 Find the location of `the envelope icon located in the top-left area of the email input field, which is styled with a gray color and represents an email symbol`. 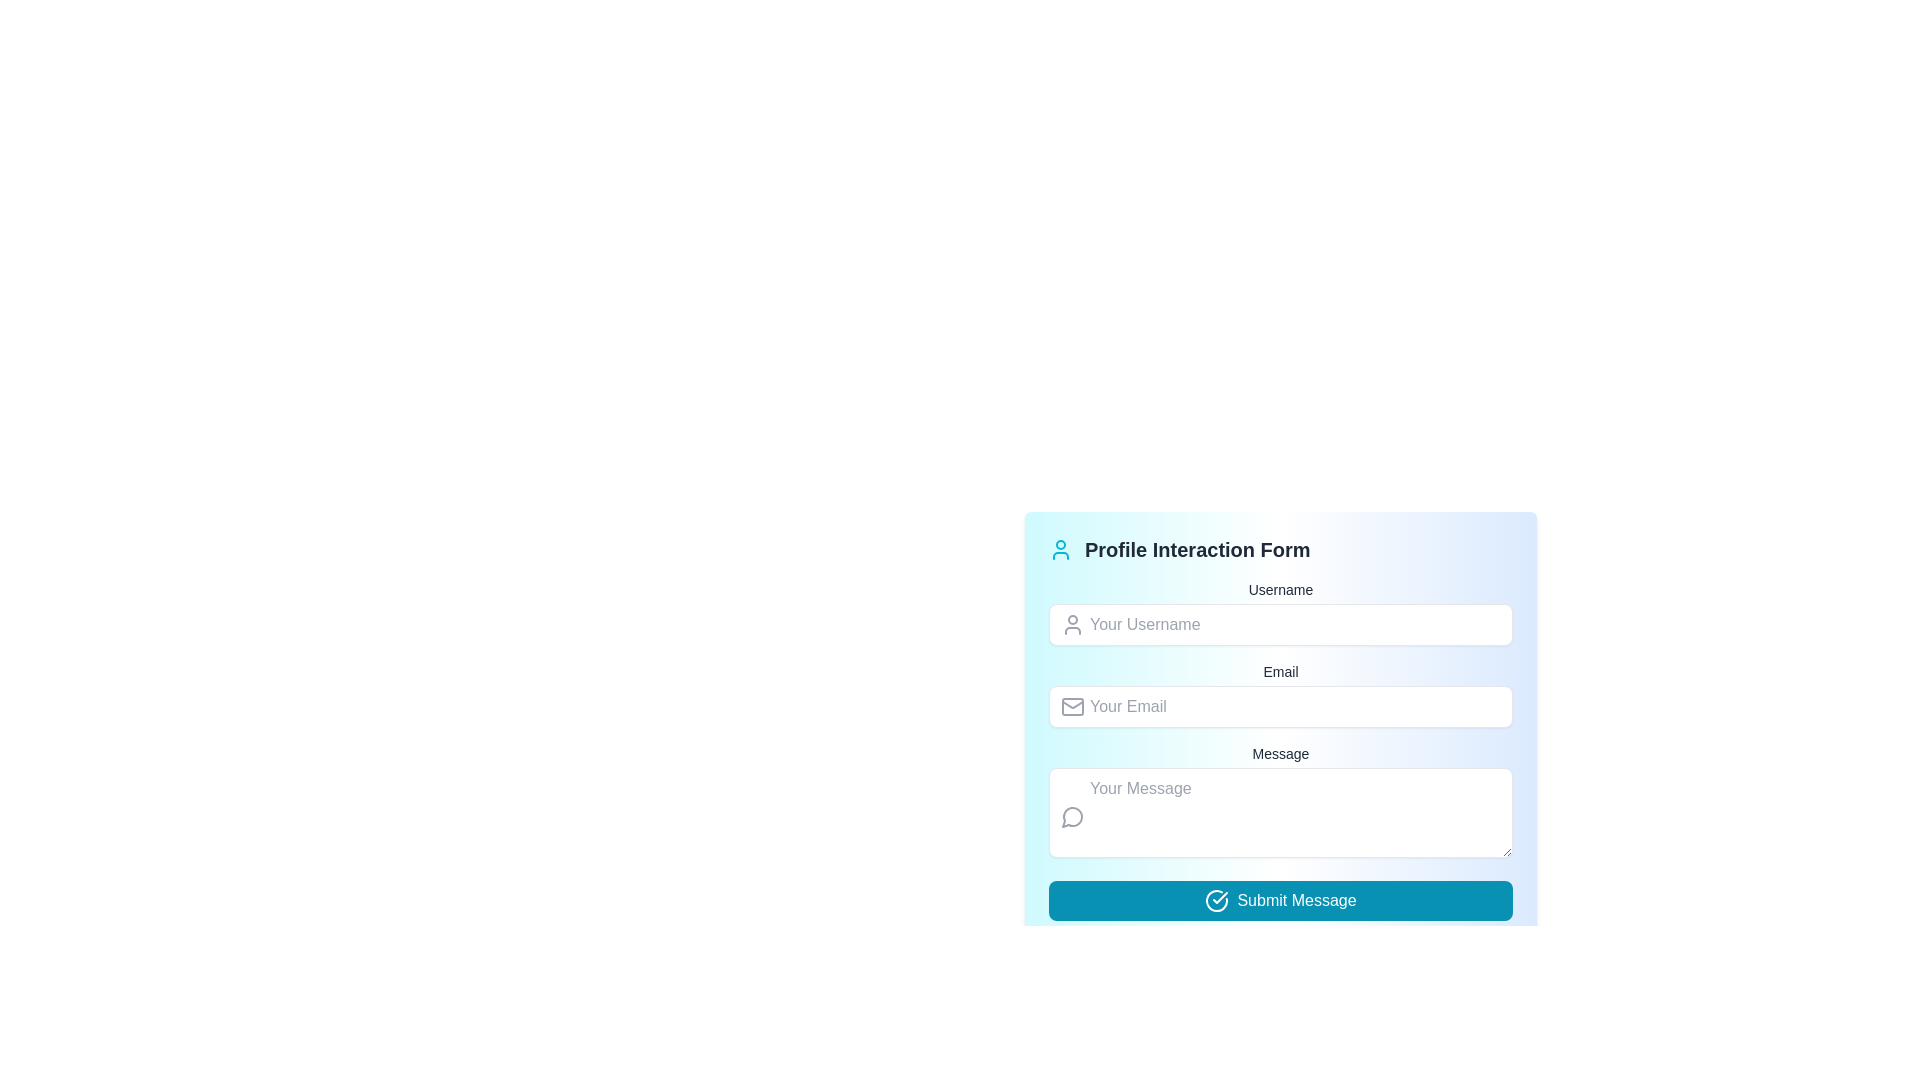

the envelope icon located in the top-left area of the email input field, which is styled with a gray color and represents an email symbol is located at coordinates (1072, 705).